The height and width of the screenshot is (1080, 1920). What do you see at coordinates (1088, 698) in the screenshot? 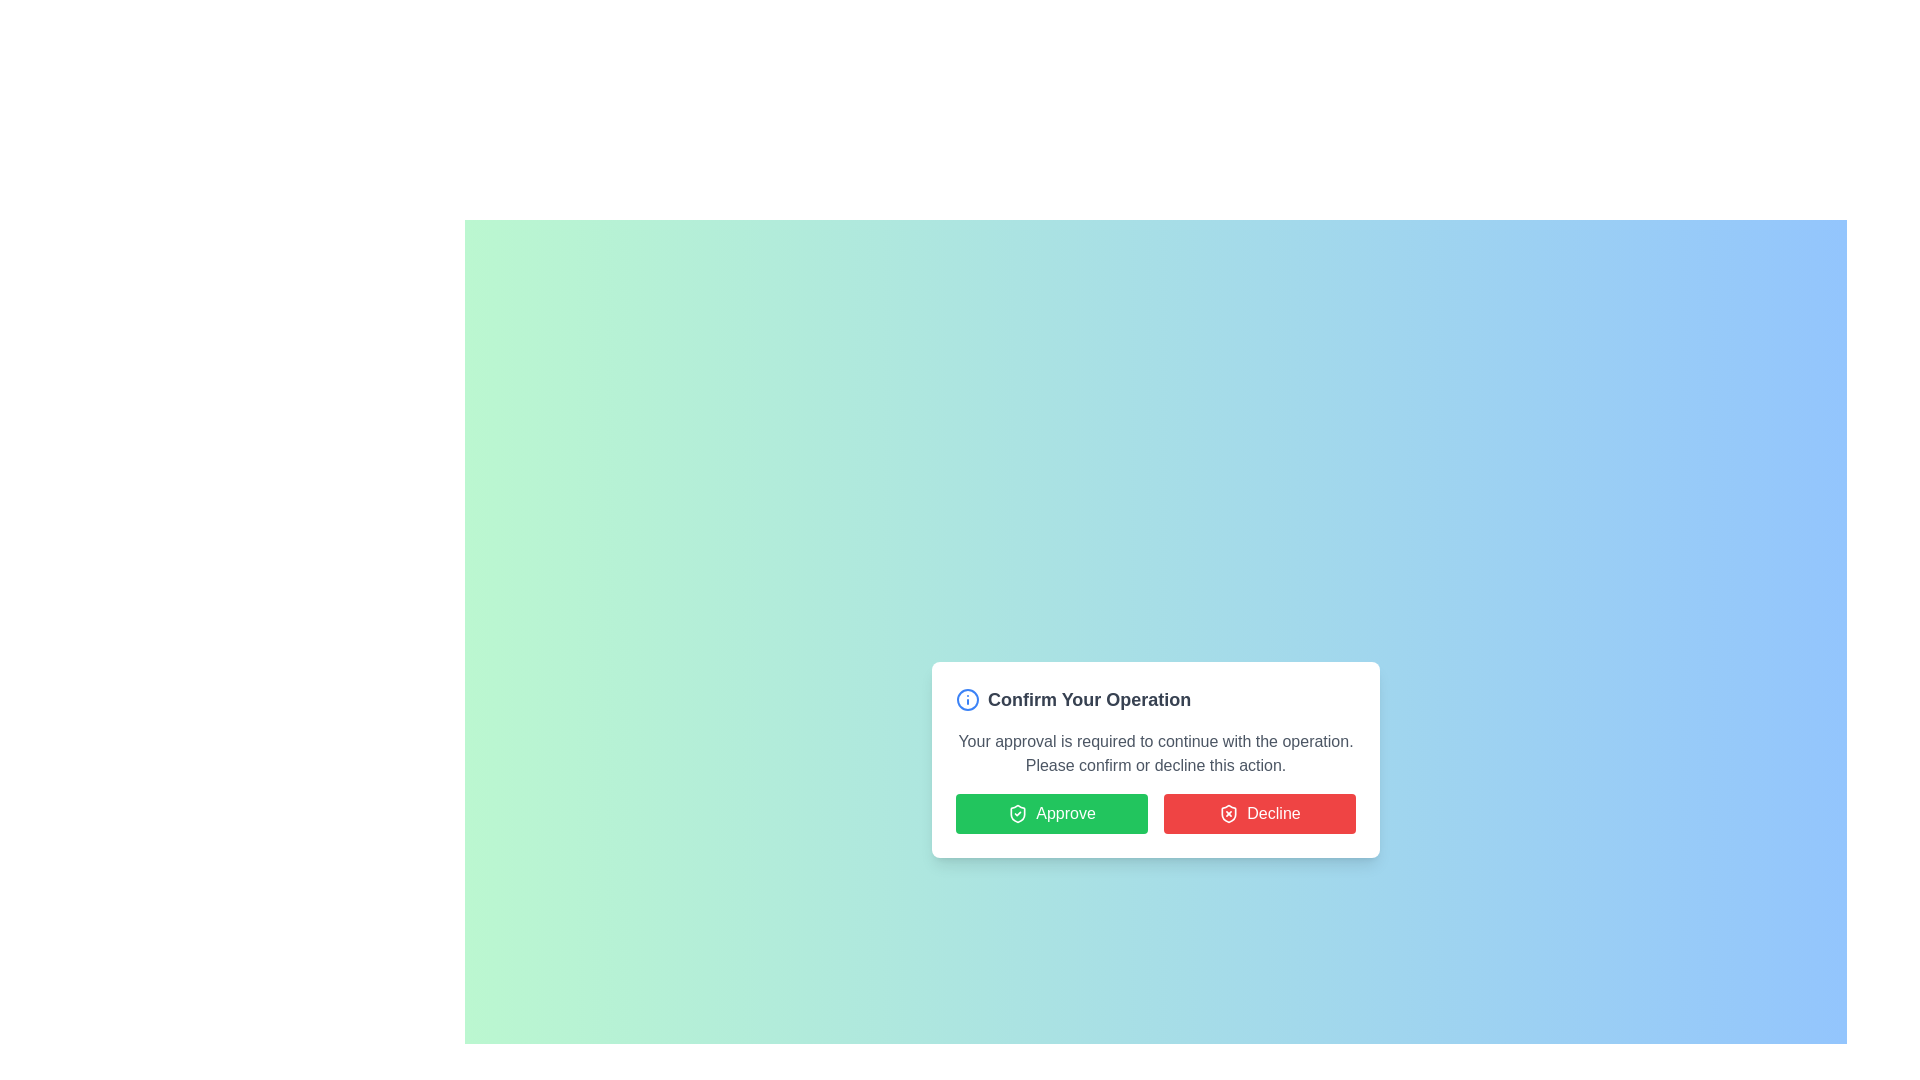
I see `the headline text in the confirmation dialog box, which is positioned at the upper part of the dialog and aligned with an informational icon to its left` at bounding box center [1088, 698].